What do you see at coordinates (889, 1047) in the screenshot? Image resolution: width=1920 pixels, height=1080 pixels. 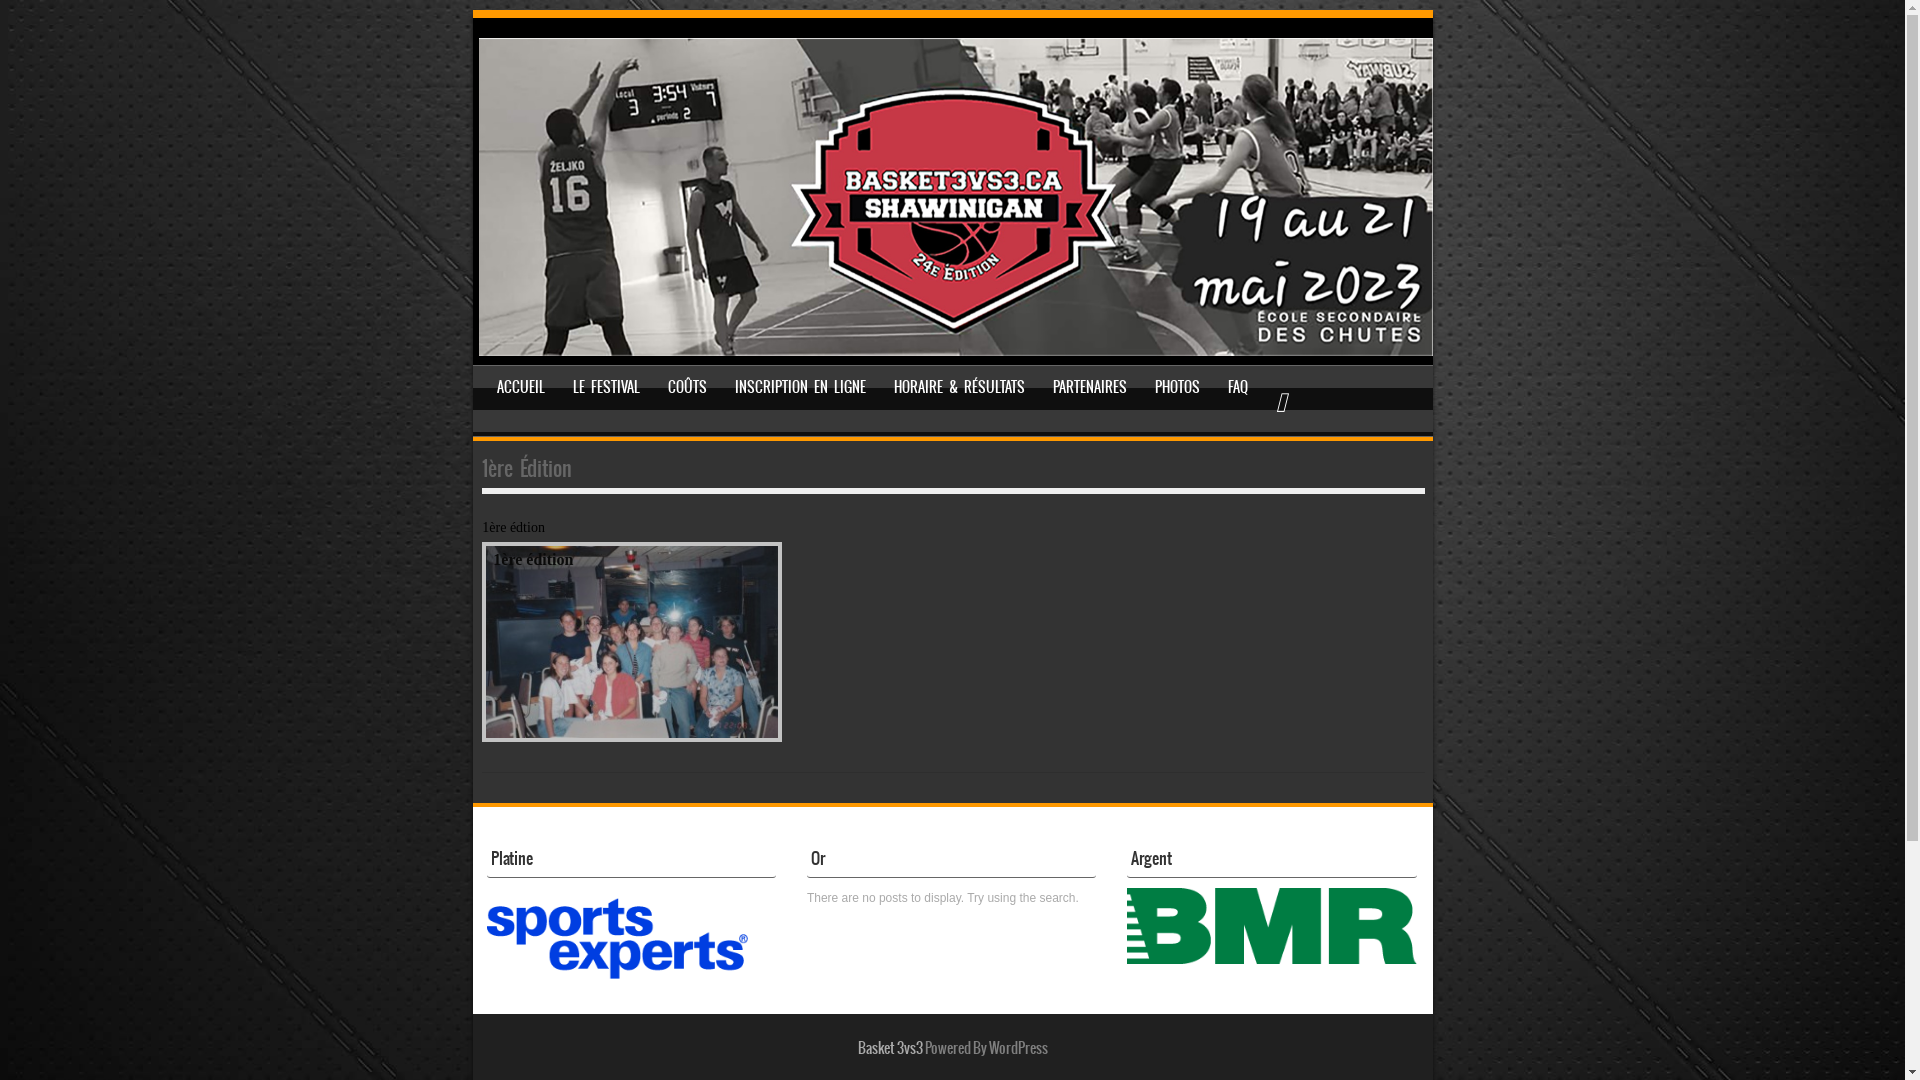 I see `'Basket 3vs3'` at bounding box center [889, 1047].